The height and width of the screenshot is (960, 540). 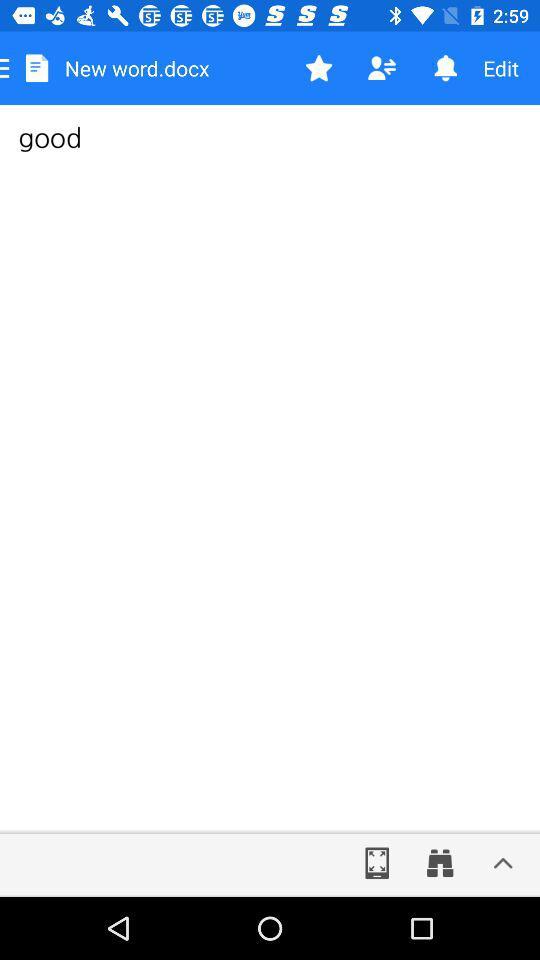 I want to click on the fullscreen icon, so click(x=377, y=862).